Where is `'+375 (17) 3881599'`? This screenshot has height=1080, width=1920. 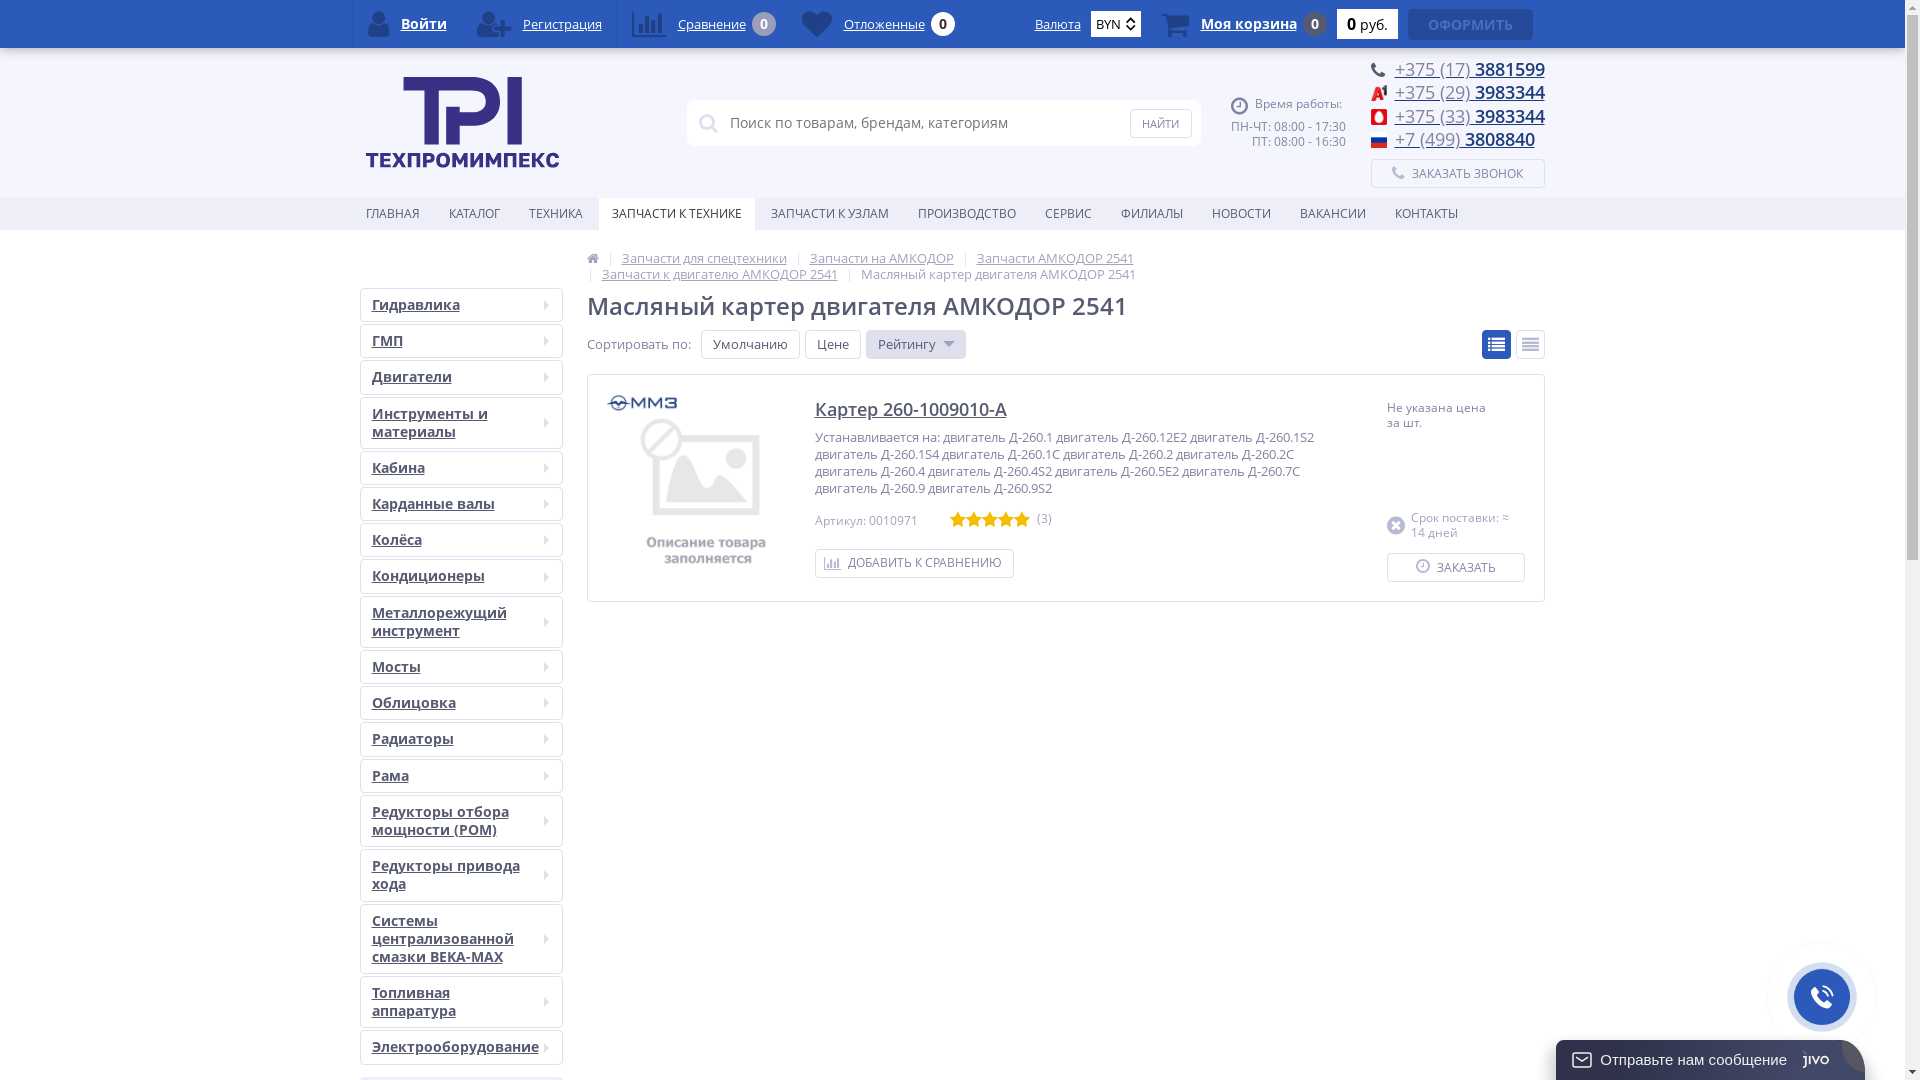 '+375 (17) 3881599' is located at coordinates (1392, 68).